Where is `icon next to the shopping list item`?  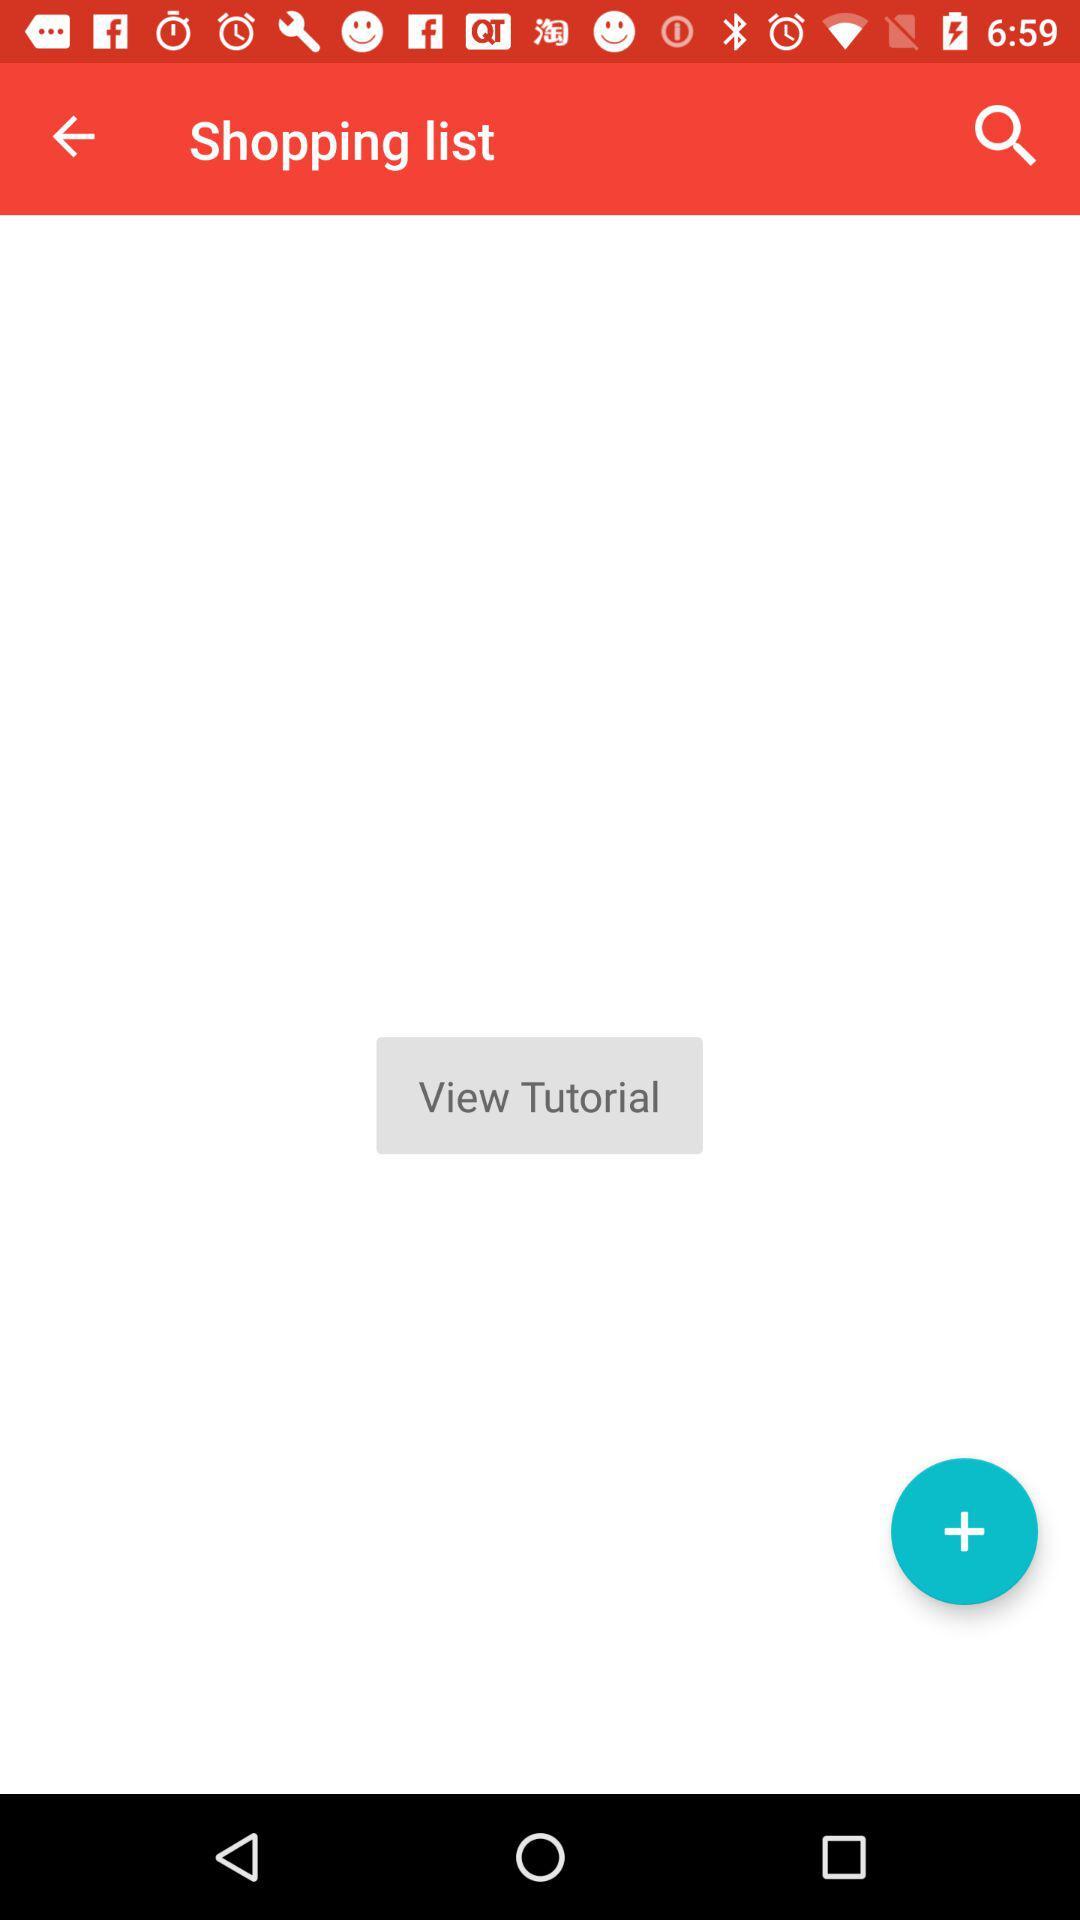
icon next to the shopping list item is located at coordinates (1006, 135).